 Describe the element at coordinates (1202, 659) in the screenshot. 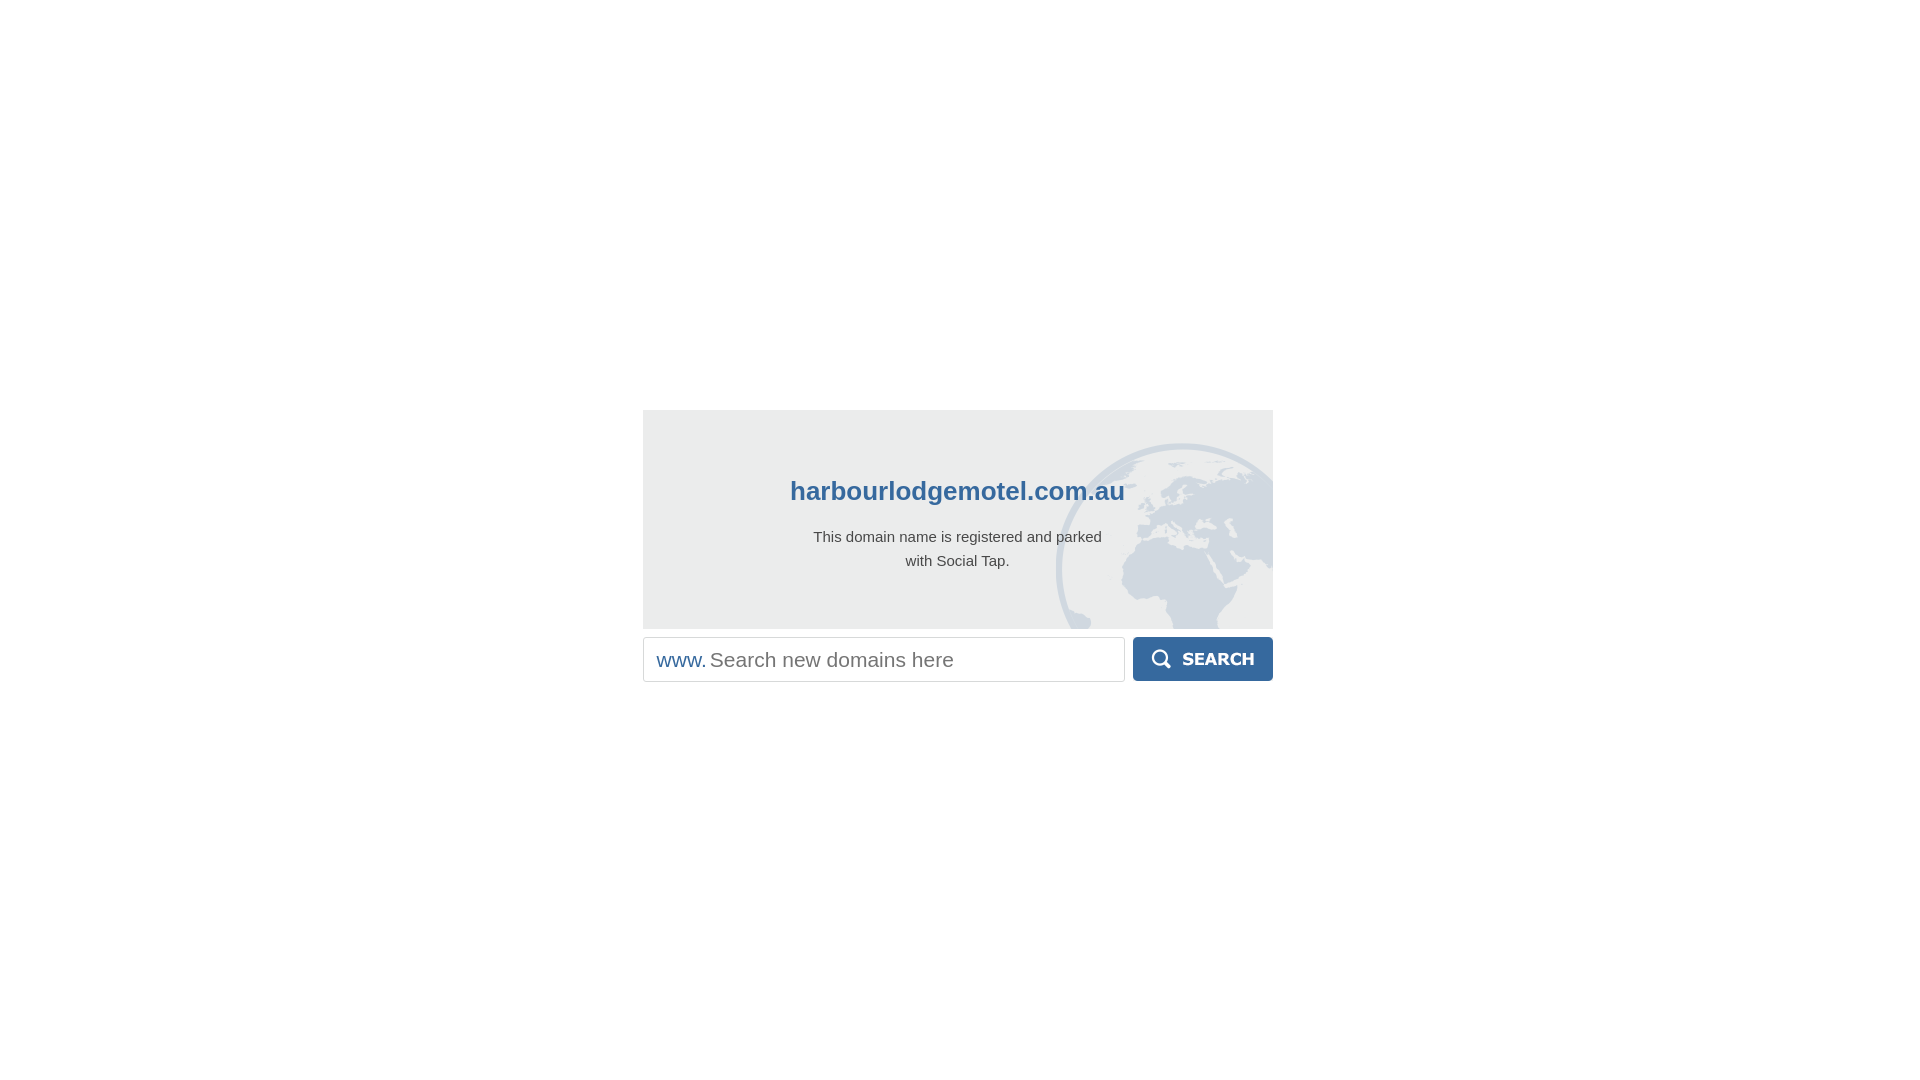

I see `'Search'` at that location.